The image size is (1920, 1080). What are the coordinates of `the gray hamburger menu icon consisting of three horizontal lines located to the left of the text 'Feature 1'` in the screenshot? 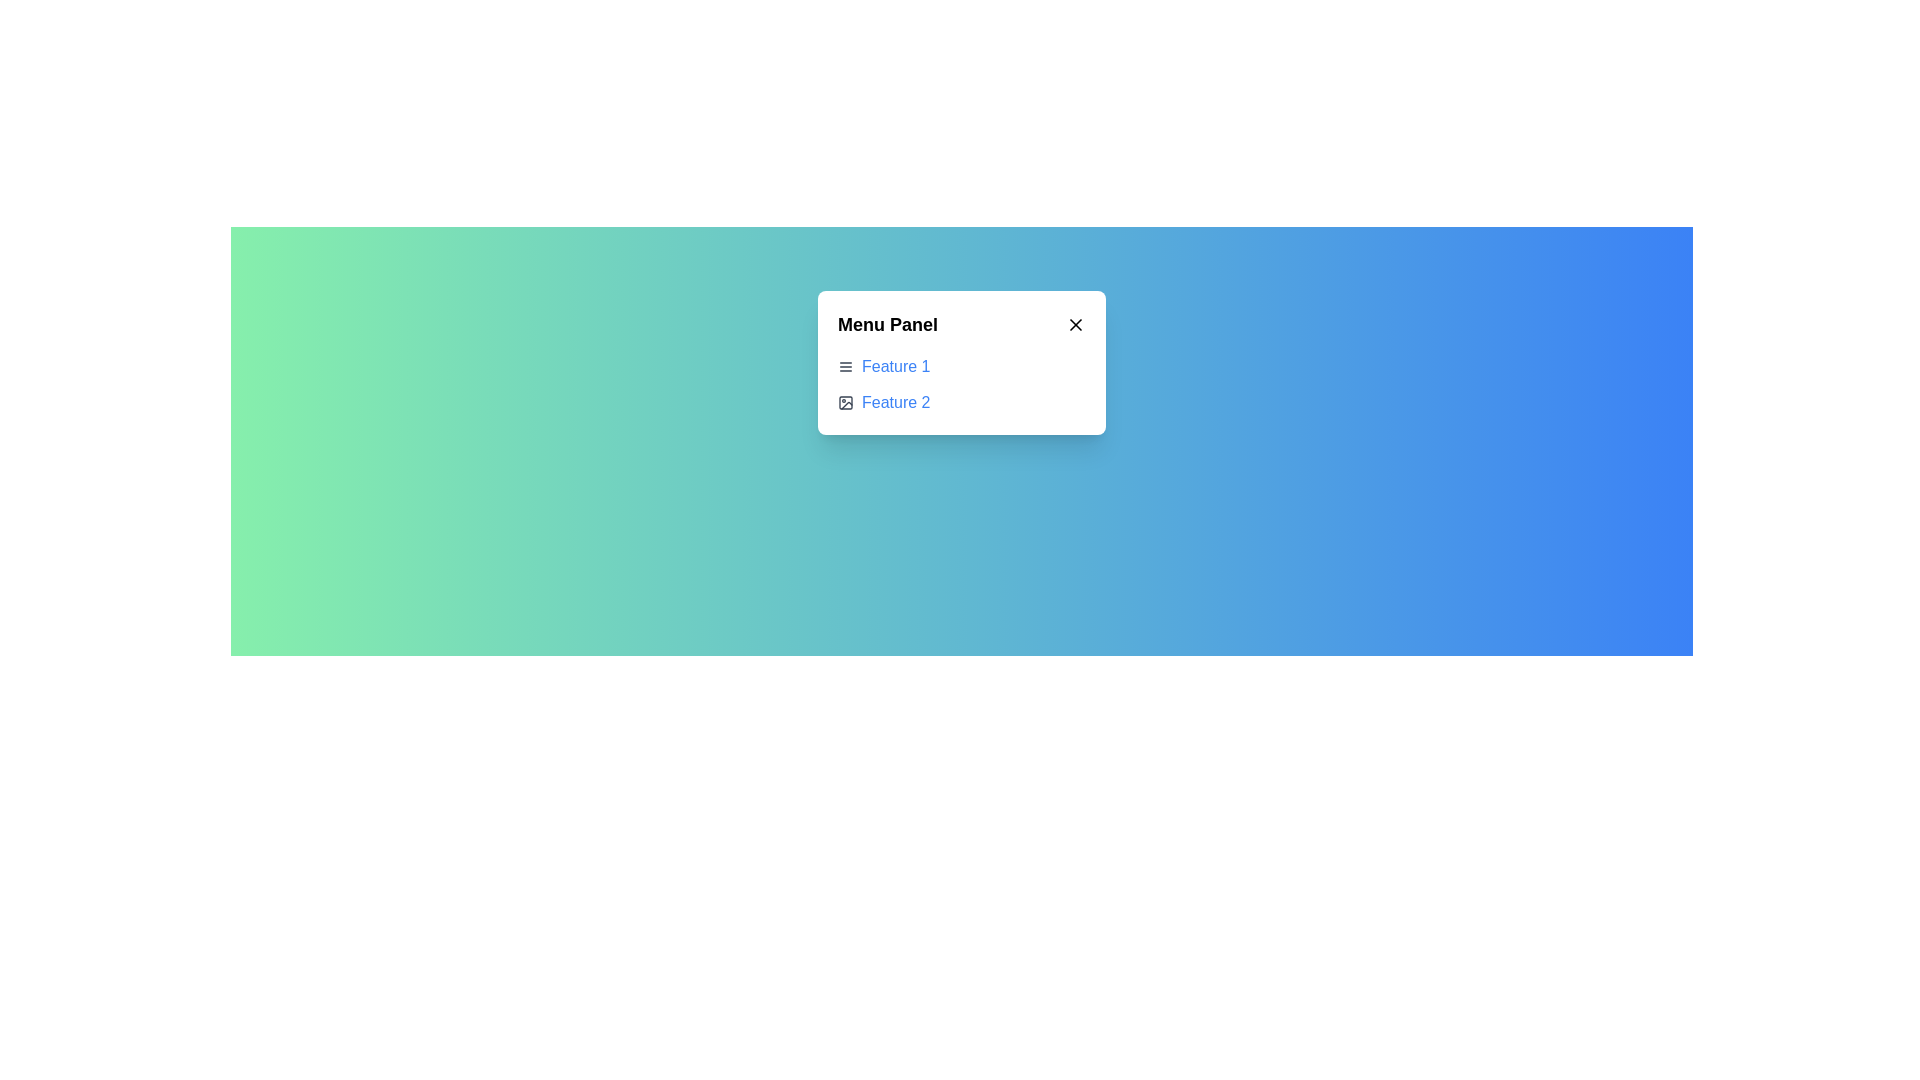 It's located at (845, 366).